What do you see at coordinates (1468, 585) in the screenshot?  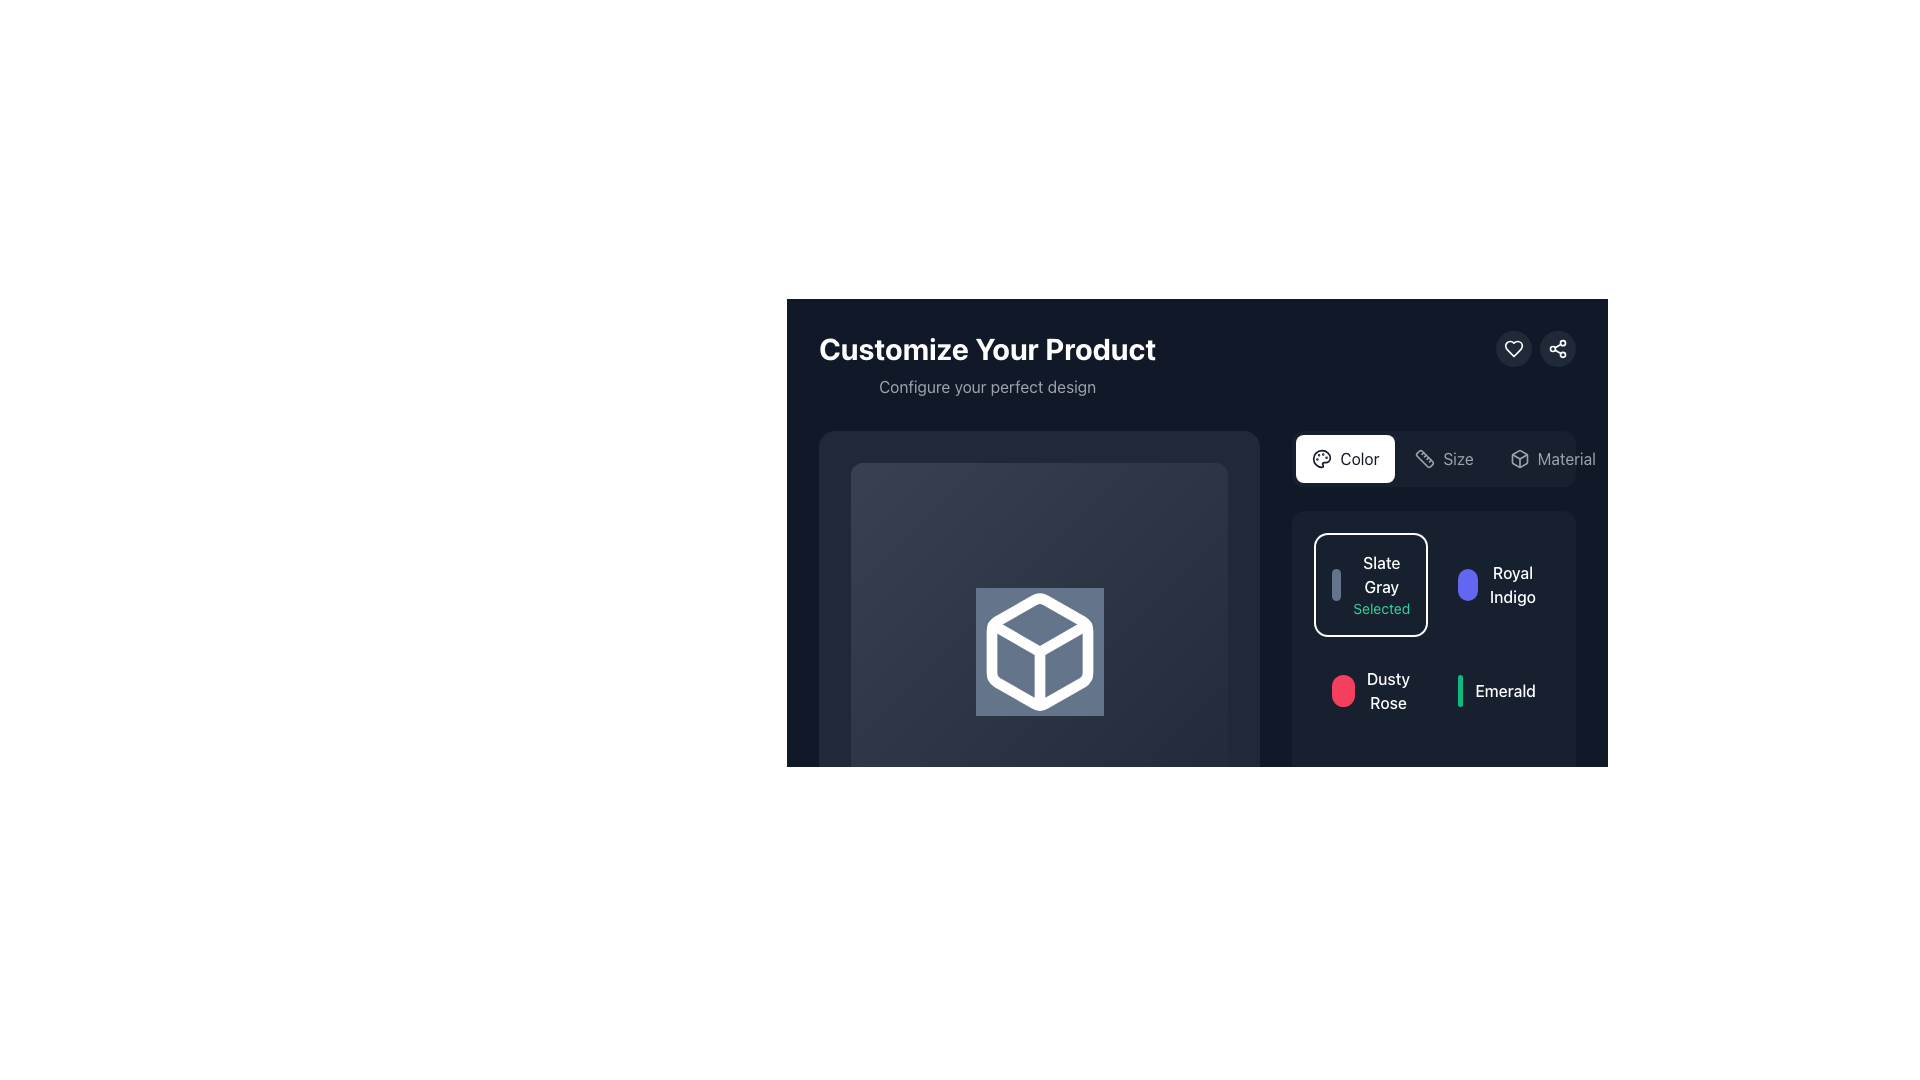 I see `the circular indigo selector located at the top-right area of the interface, distinguished by its solid color and absence of text, for accessibility actions` at bounding box center [1468, 585].